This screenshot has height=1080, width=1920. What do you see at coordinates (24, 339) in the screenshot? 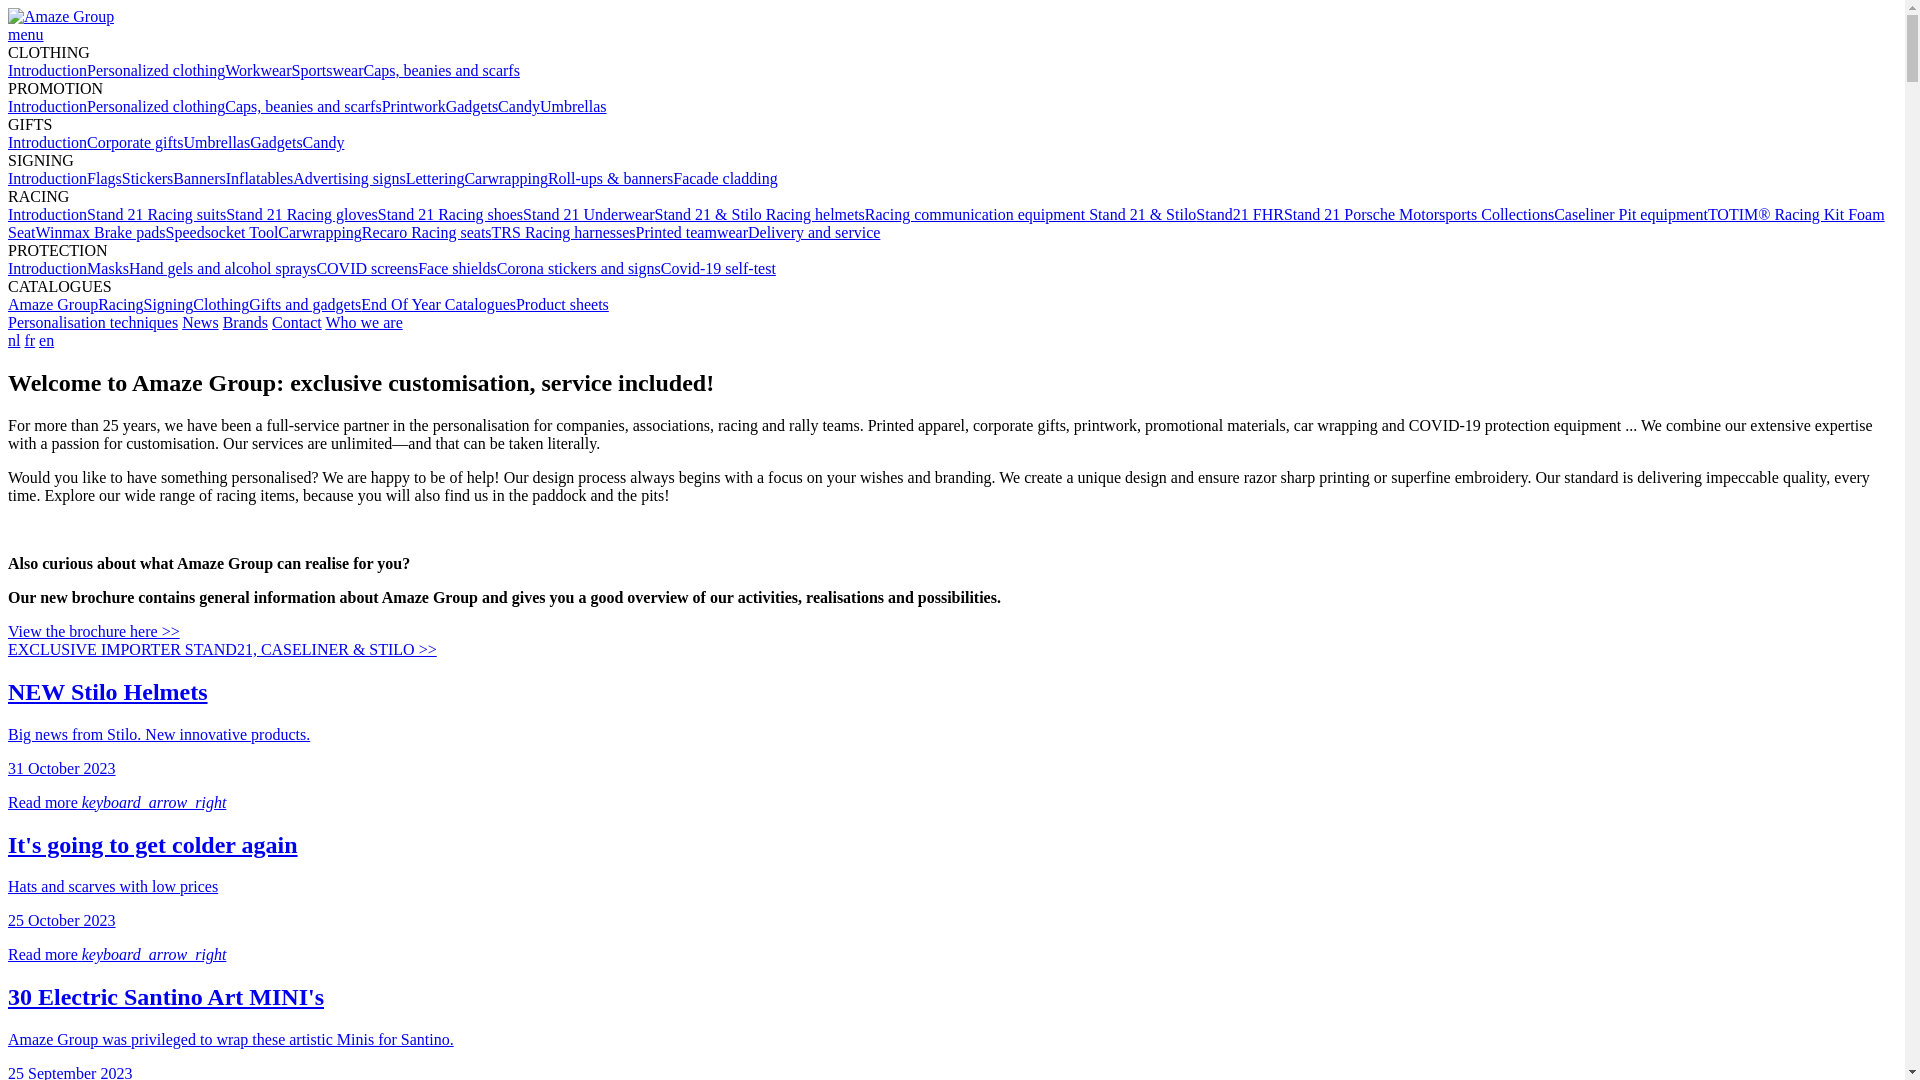
I see `'fr'` at bounding box center [24, 339].